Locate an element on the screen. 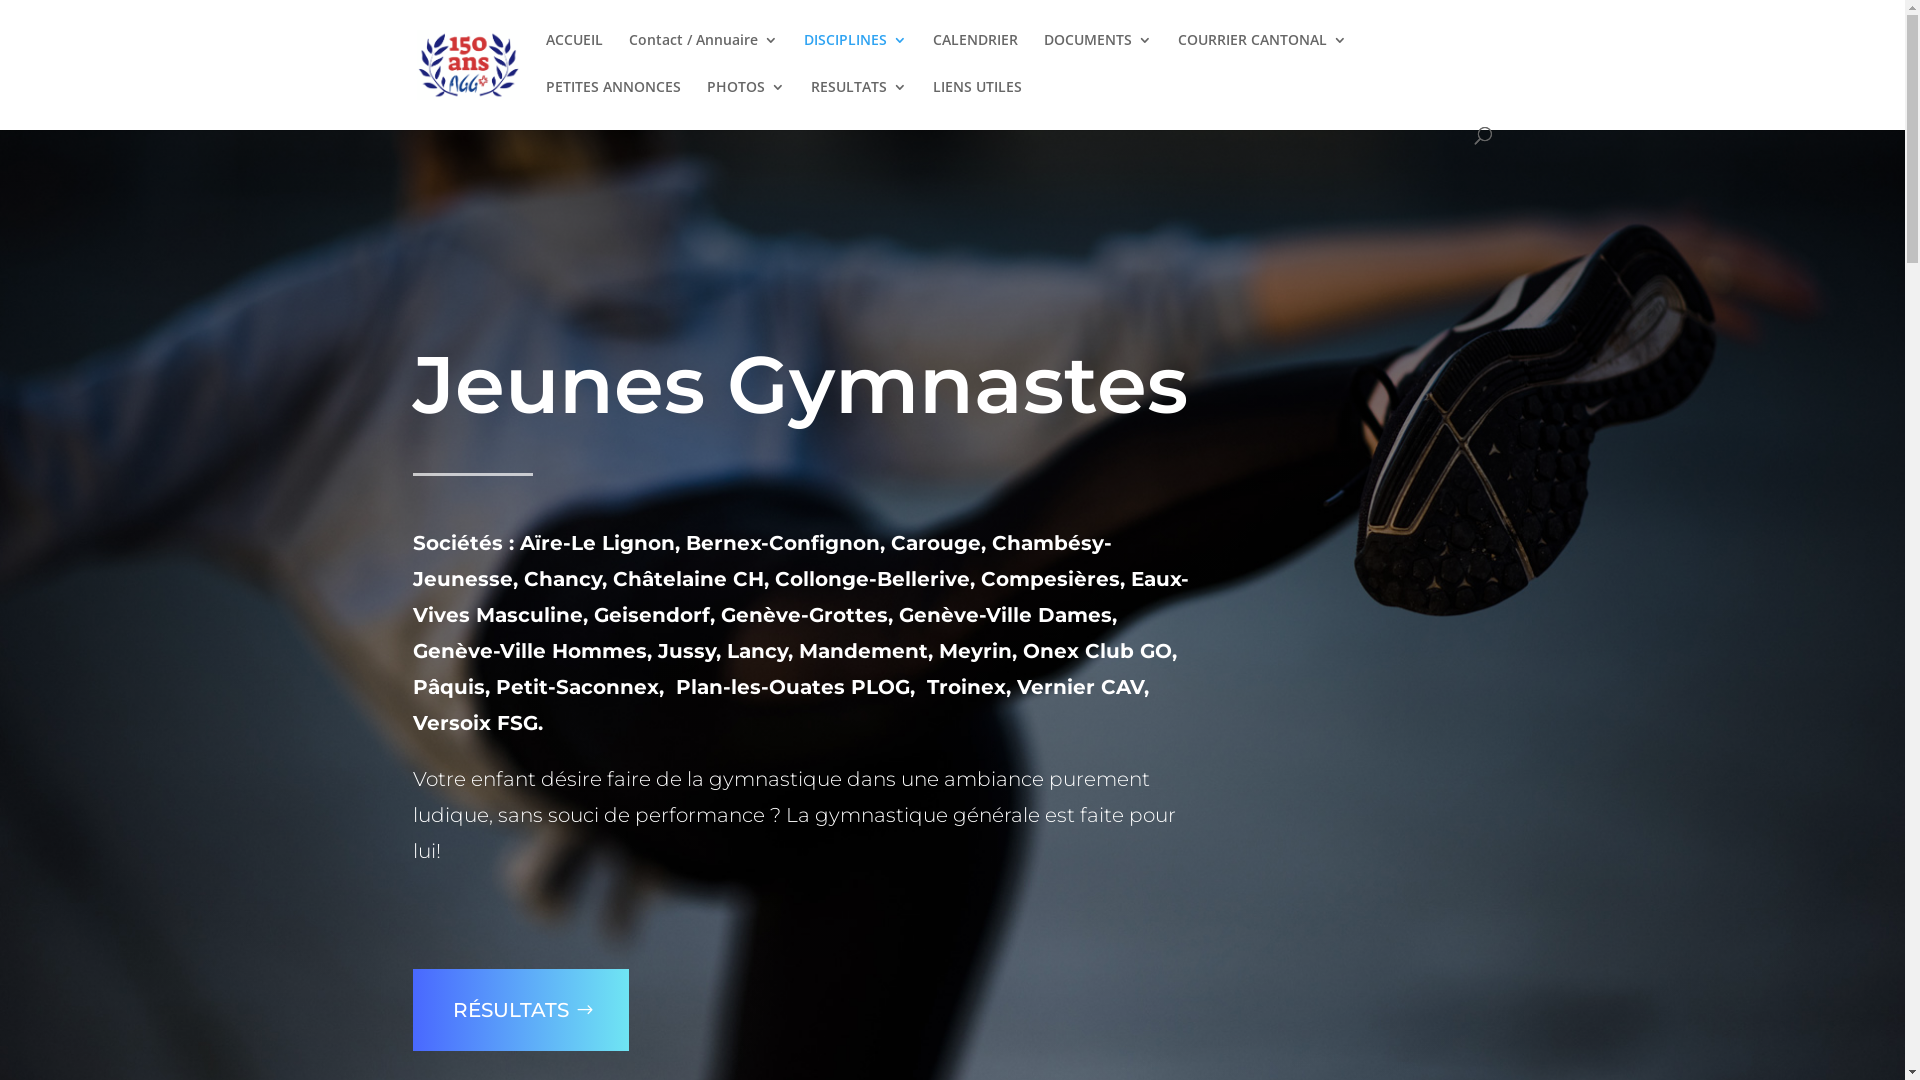  'CALENDRIER' is located at coordinates (930, 55).